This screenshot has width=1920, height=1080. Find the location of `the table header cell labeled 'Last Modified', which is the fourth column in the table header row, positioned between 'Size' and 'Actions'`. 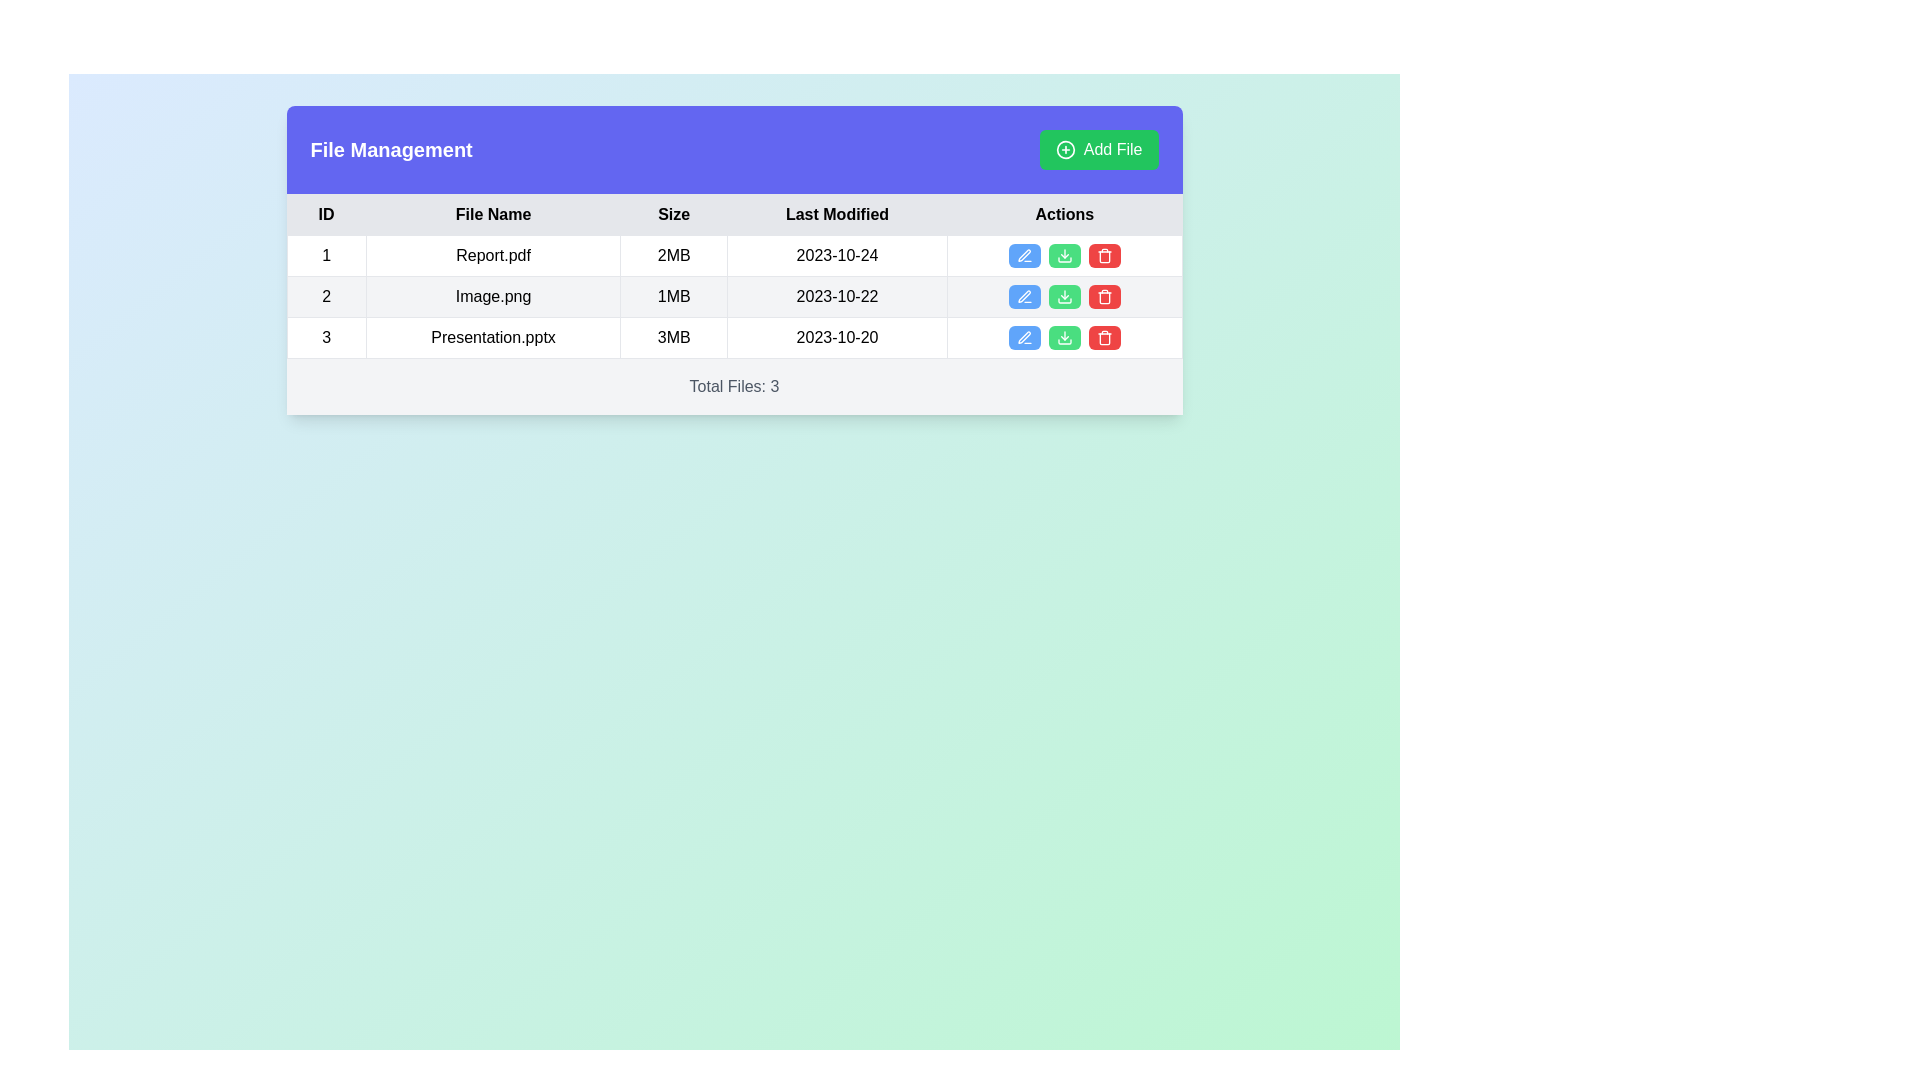

the table header cell labeled 'Last Modified', which is the fourth column in the table header row, positioned between 'Size' and 'Actions' is located at coordinates (837, 215).